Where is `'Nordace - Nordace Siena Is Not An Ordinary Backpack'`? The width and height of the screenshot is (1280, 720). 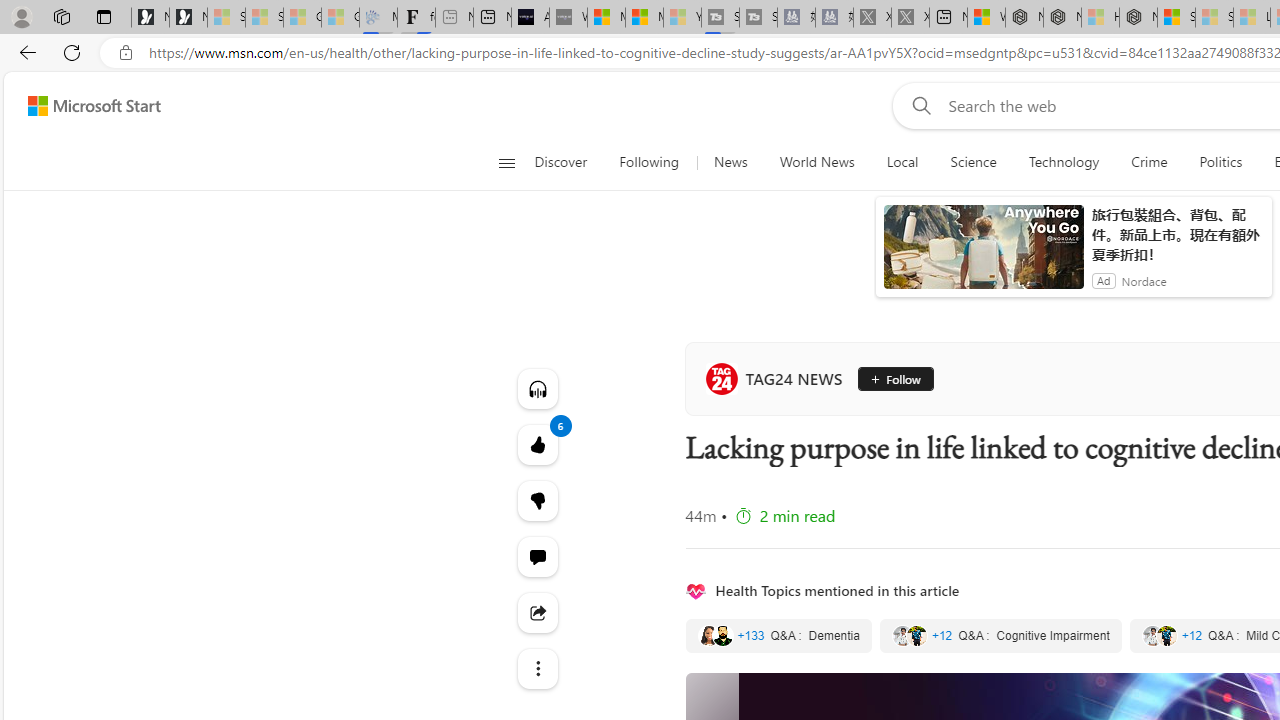 'Nordace - Nordace Siena Is Not An Ordinary Backpack' is located at coordinates (1138, 17).